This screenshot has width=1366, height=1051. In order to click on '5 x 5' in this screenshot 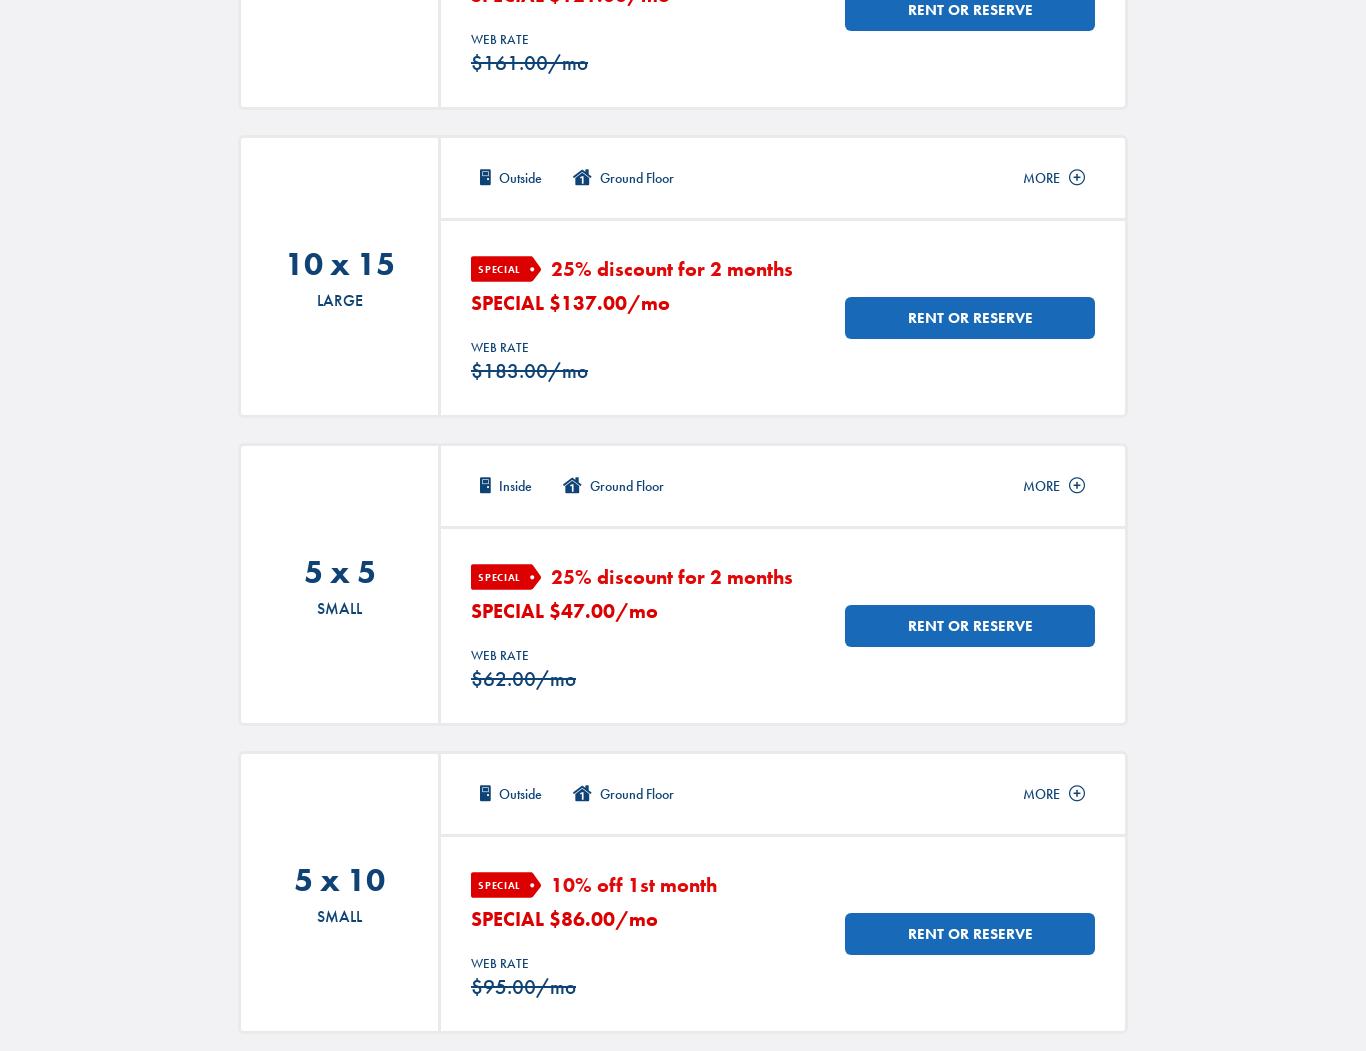, I will do `click(302, 572)`.